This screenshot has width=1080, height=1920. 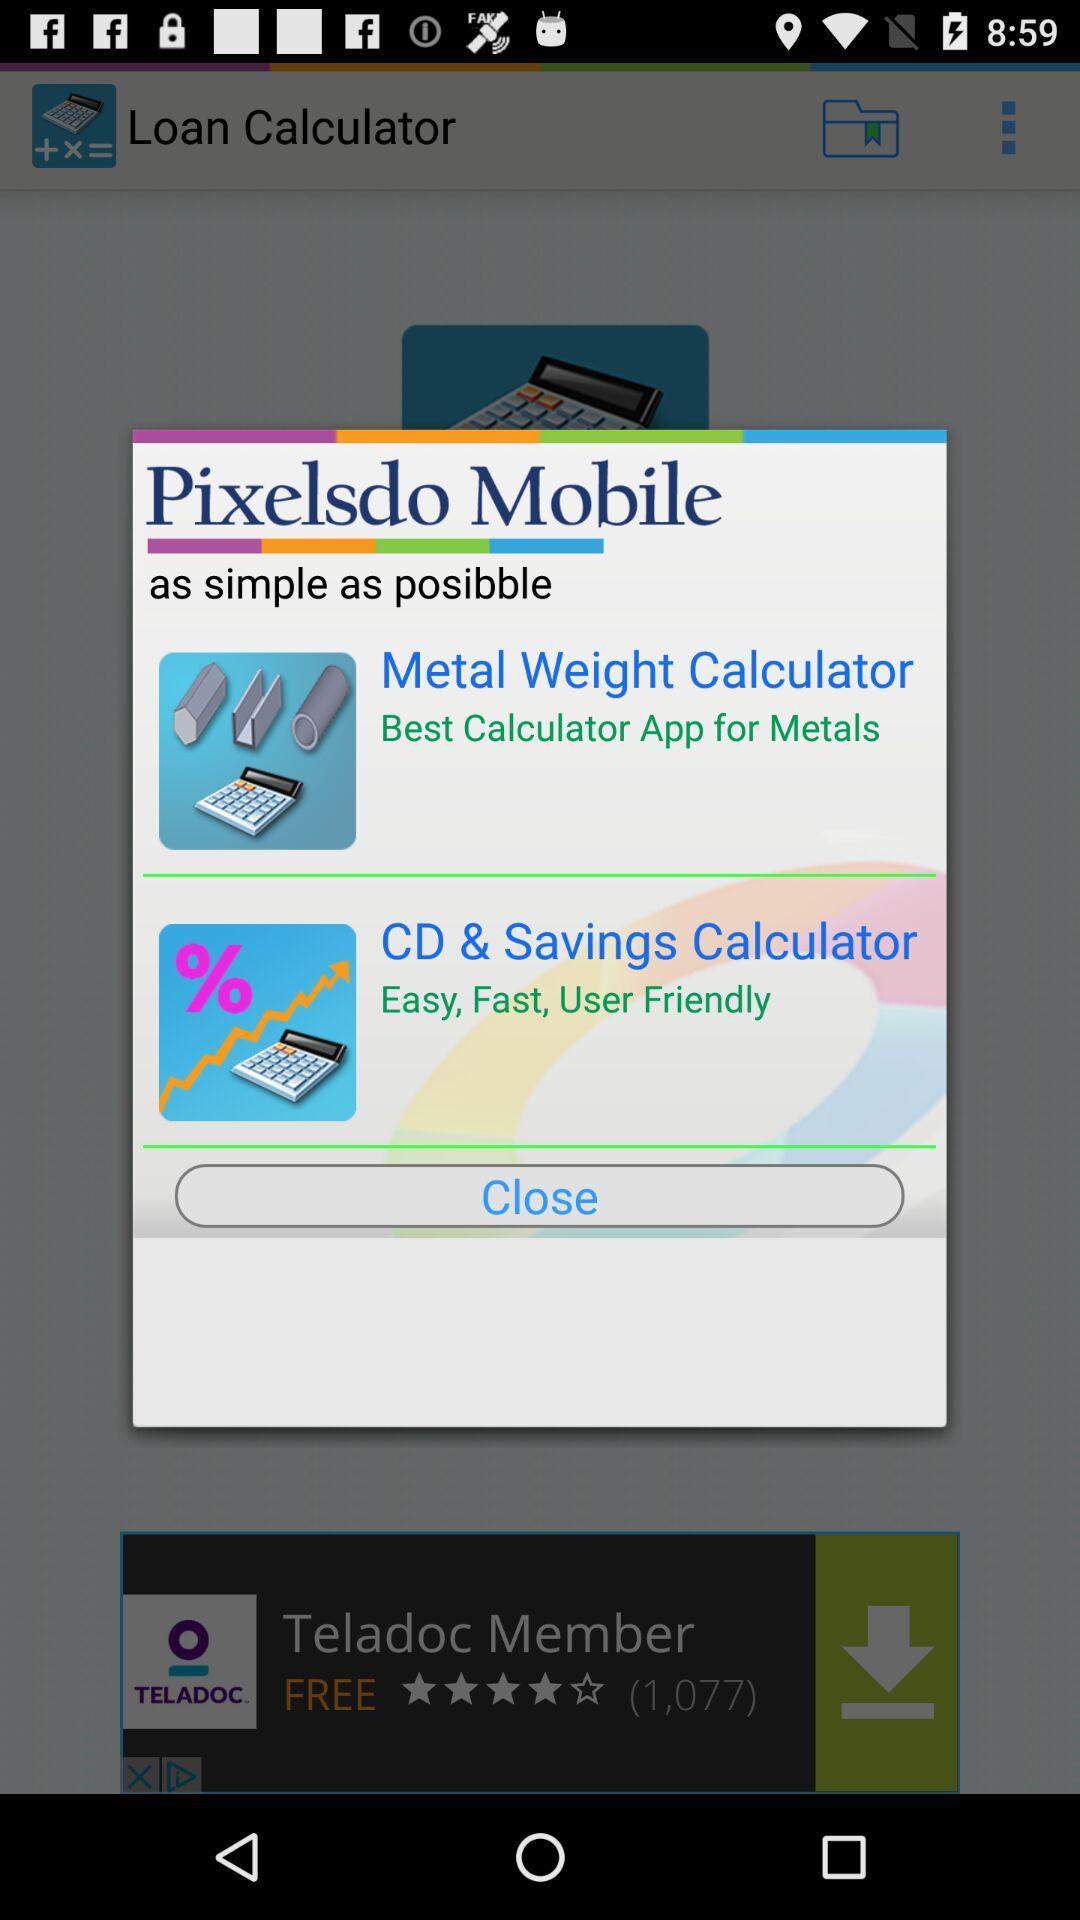 What do you see at coordinates (630, 725) in the screenshot?
I see `the best calculator app app` at bounding box center [630, 725].